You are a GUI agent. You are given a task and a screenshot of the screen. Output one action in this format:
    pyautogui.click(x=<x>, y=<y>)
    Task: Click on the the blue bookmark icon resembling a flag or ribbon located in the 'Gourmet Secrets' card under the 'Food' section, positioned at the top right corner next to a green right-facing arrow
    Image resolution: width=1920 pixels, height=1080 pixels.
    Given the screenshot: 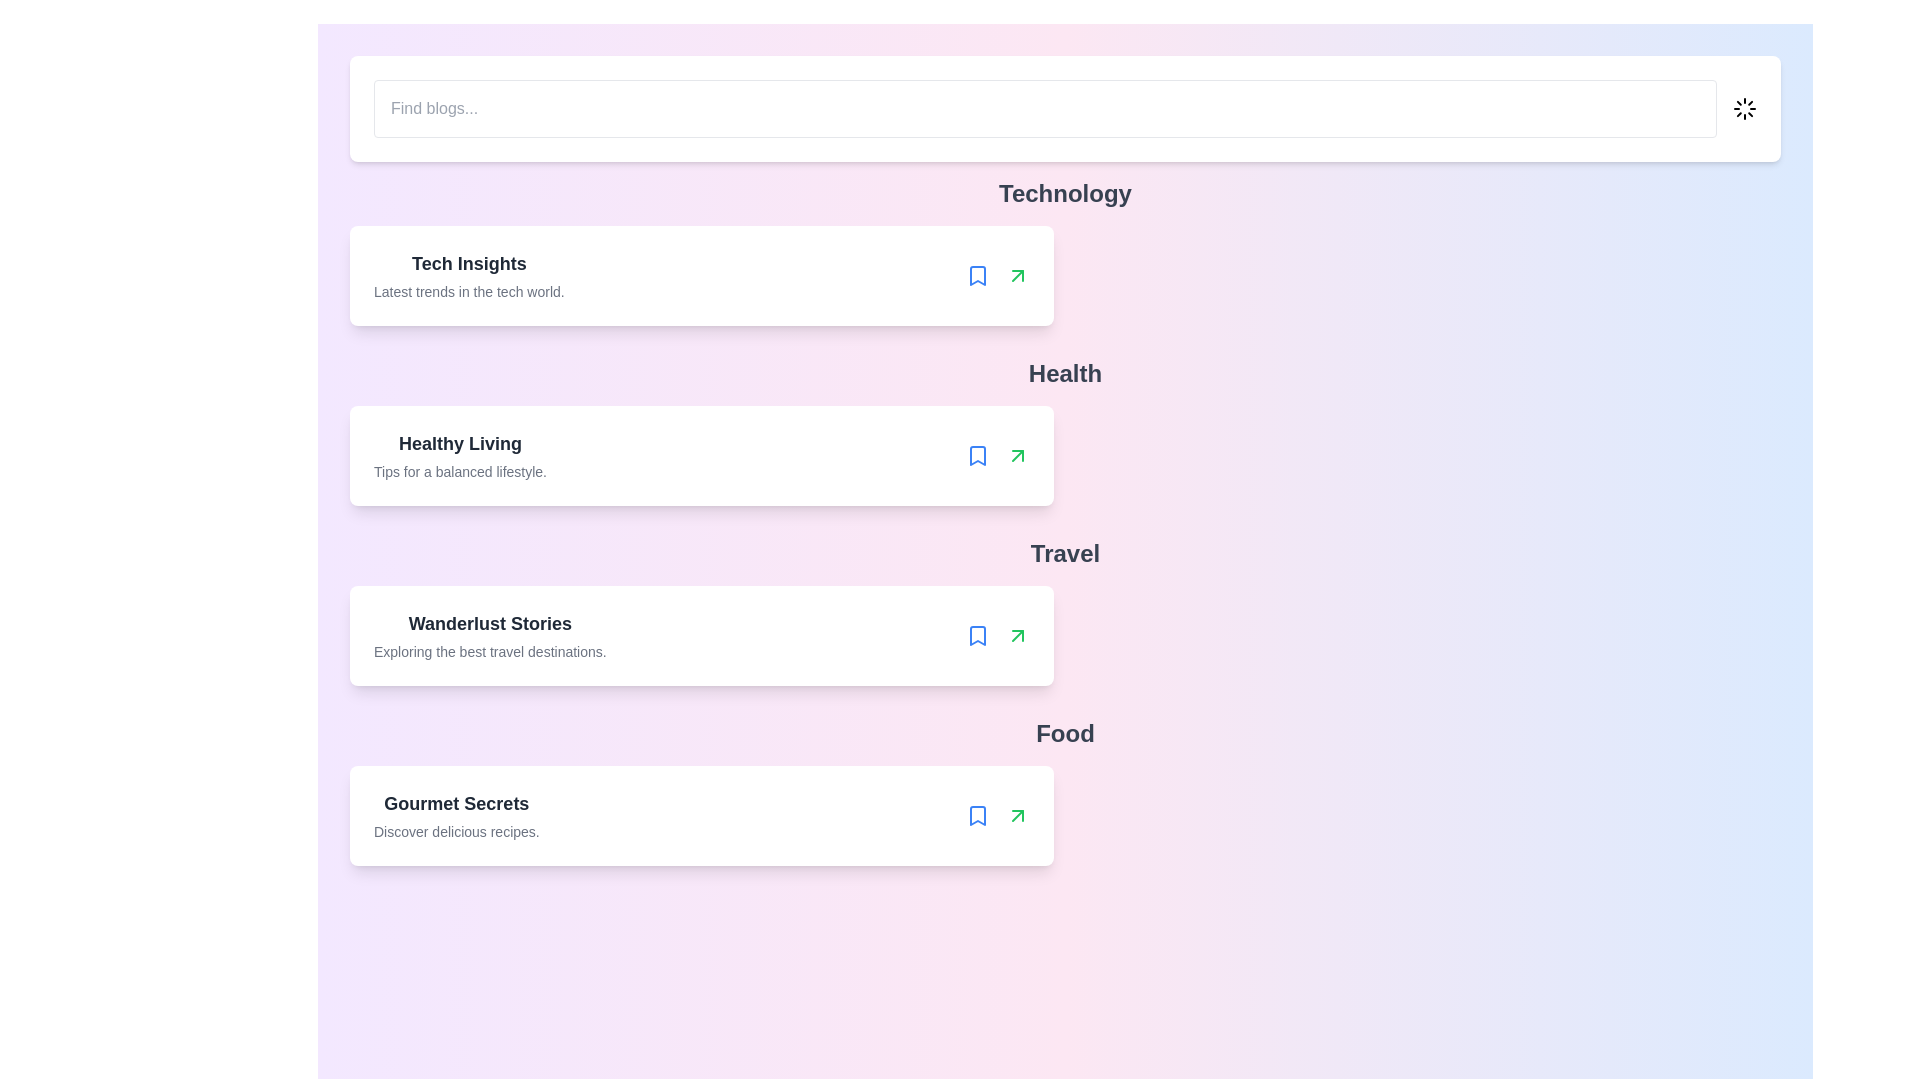 What is the action you would take?
    pyautogui.click(x=977, y=816)
    